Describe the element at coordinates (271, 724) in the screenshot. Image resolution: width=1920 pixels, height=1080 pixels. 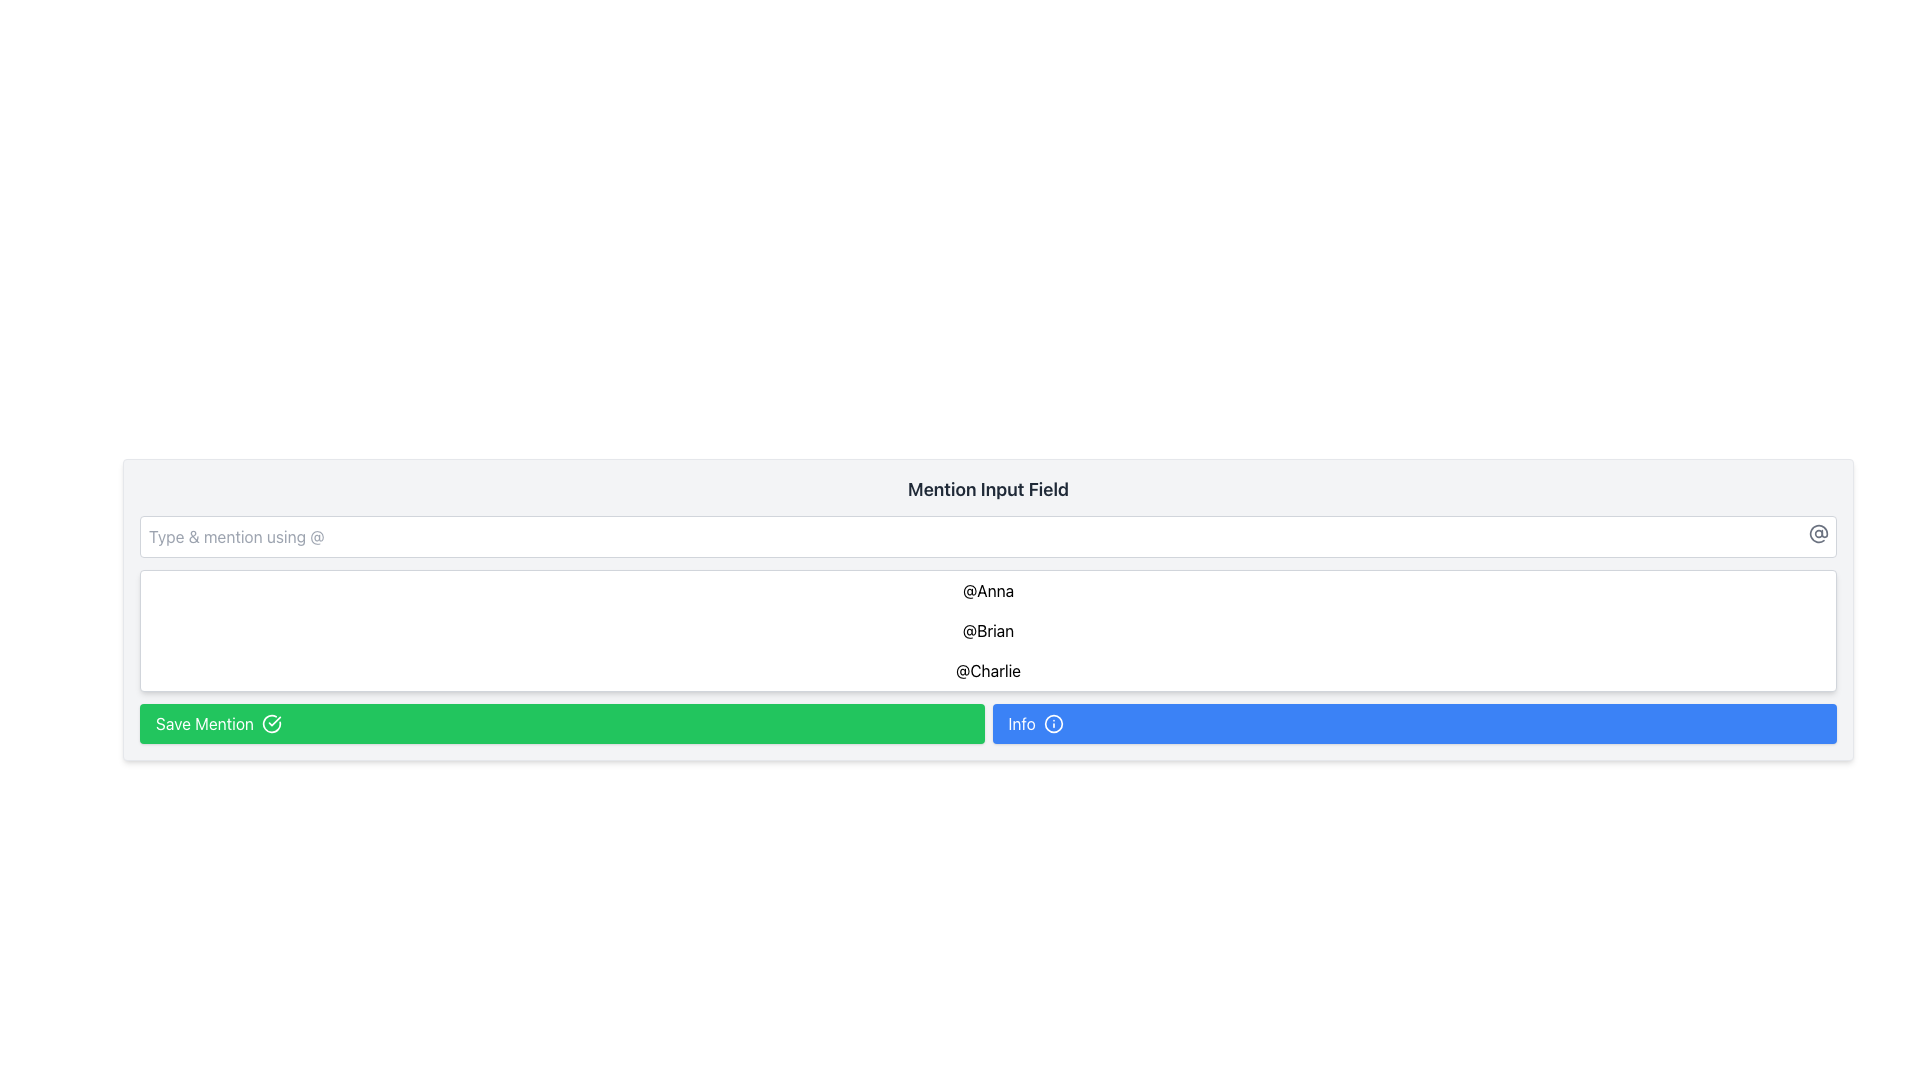
I see `the state represented by the circular icon with a checkmark inside, styled with a green background, which is located to the right of the 'Save Mention' text button` at that location.